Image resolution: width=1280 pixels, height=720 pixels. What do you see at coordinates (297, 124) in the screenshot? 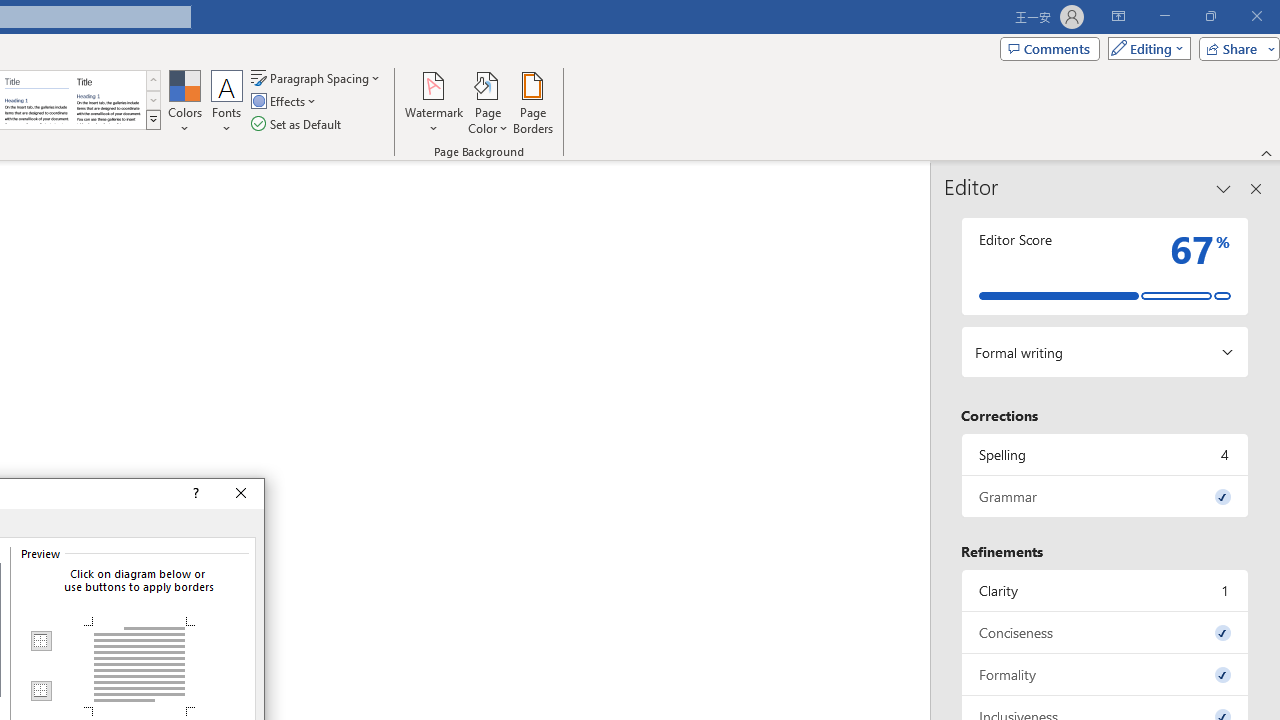
I see `'Set as Default'` at bounding box center [297, 124].